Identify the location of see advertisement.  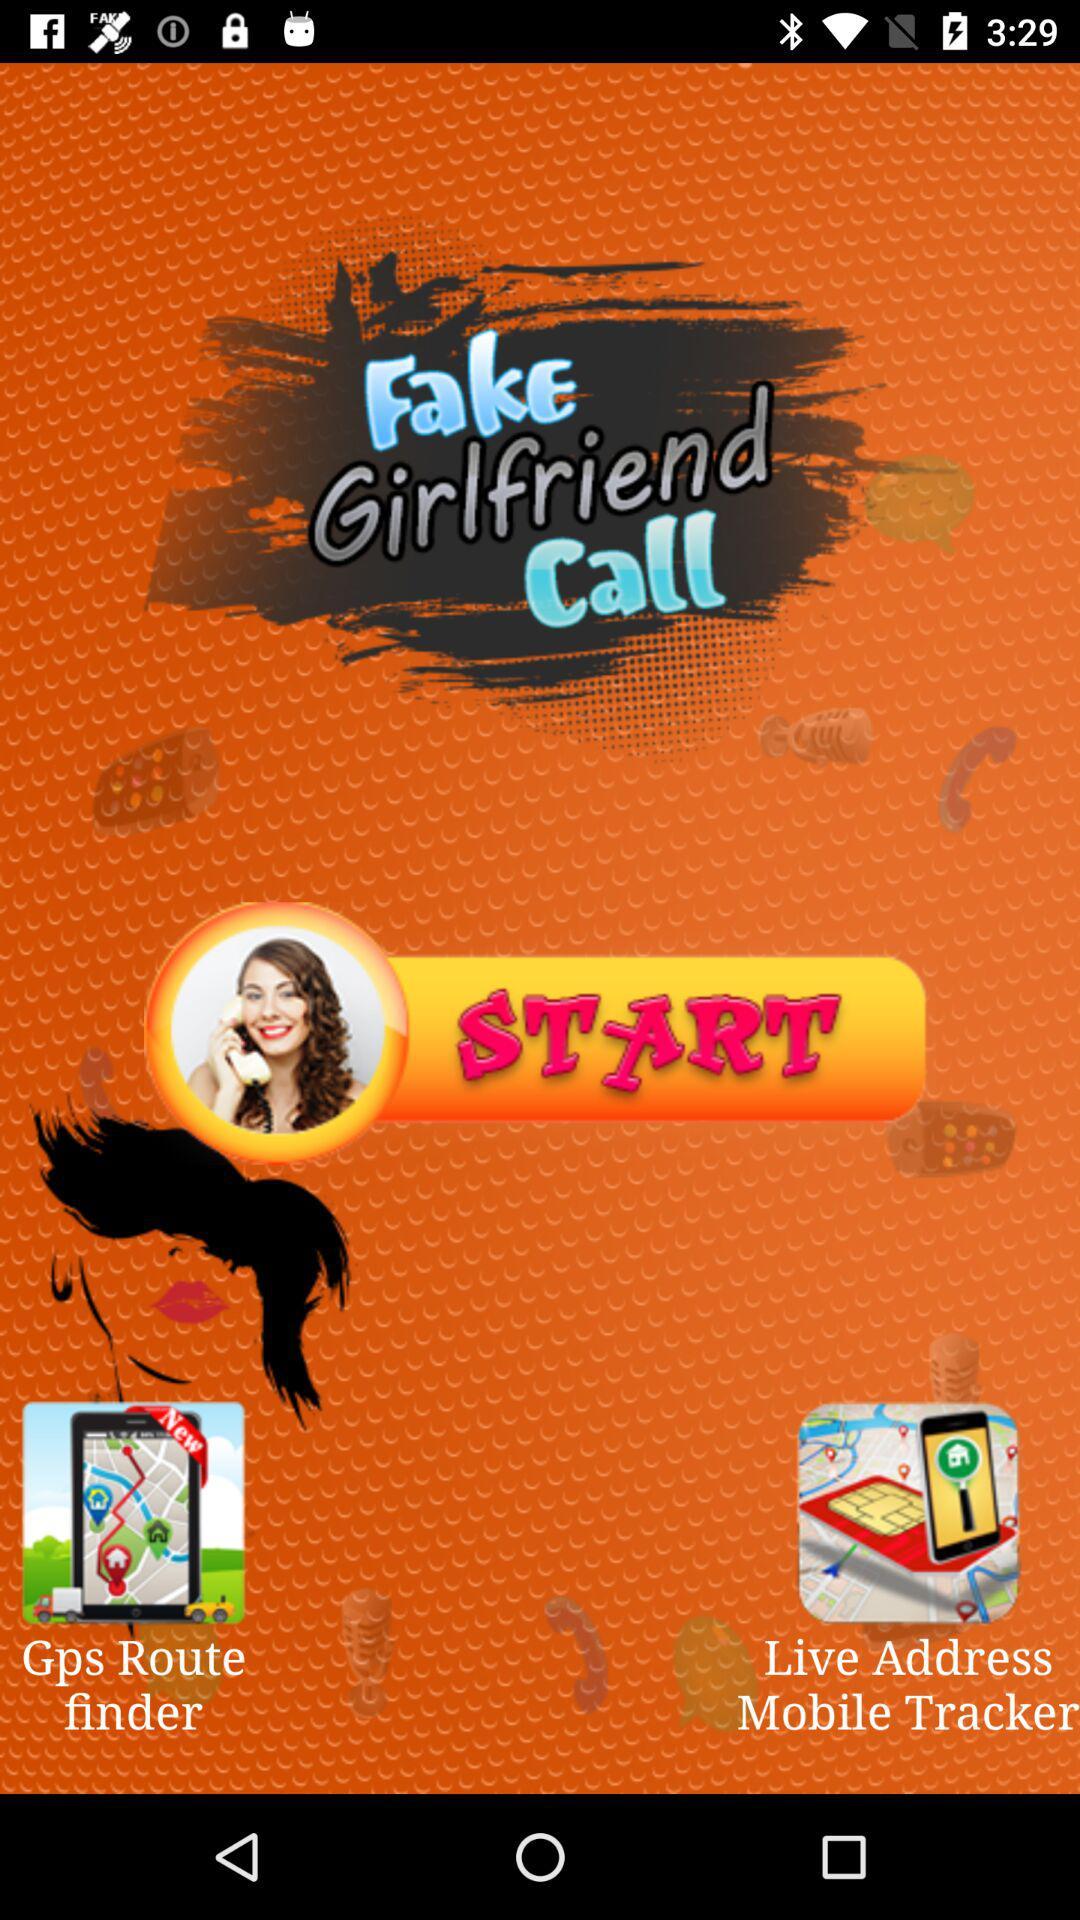
(908, 1512).